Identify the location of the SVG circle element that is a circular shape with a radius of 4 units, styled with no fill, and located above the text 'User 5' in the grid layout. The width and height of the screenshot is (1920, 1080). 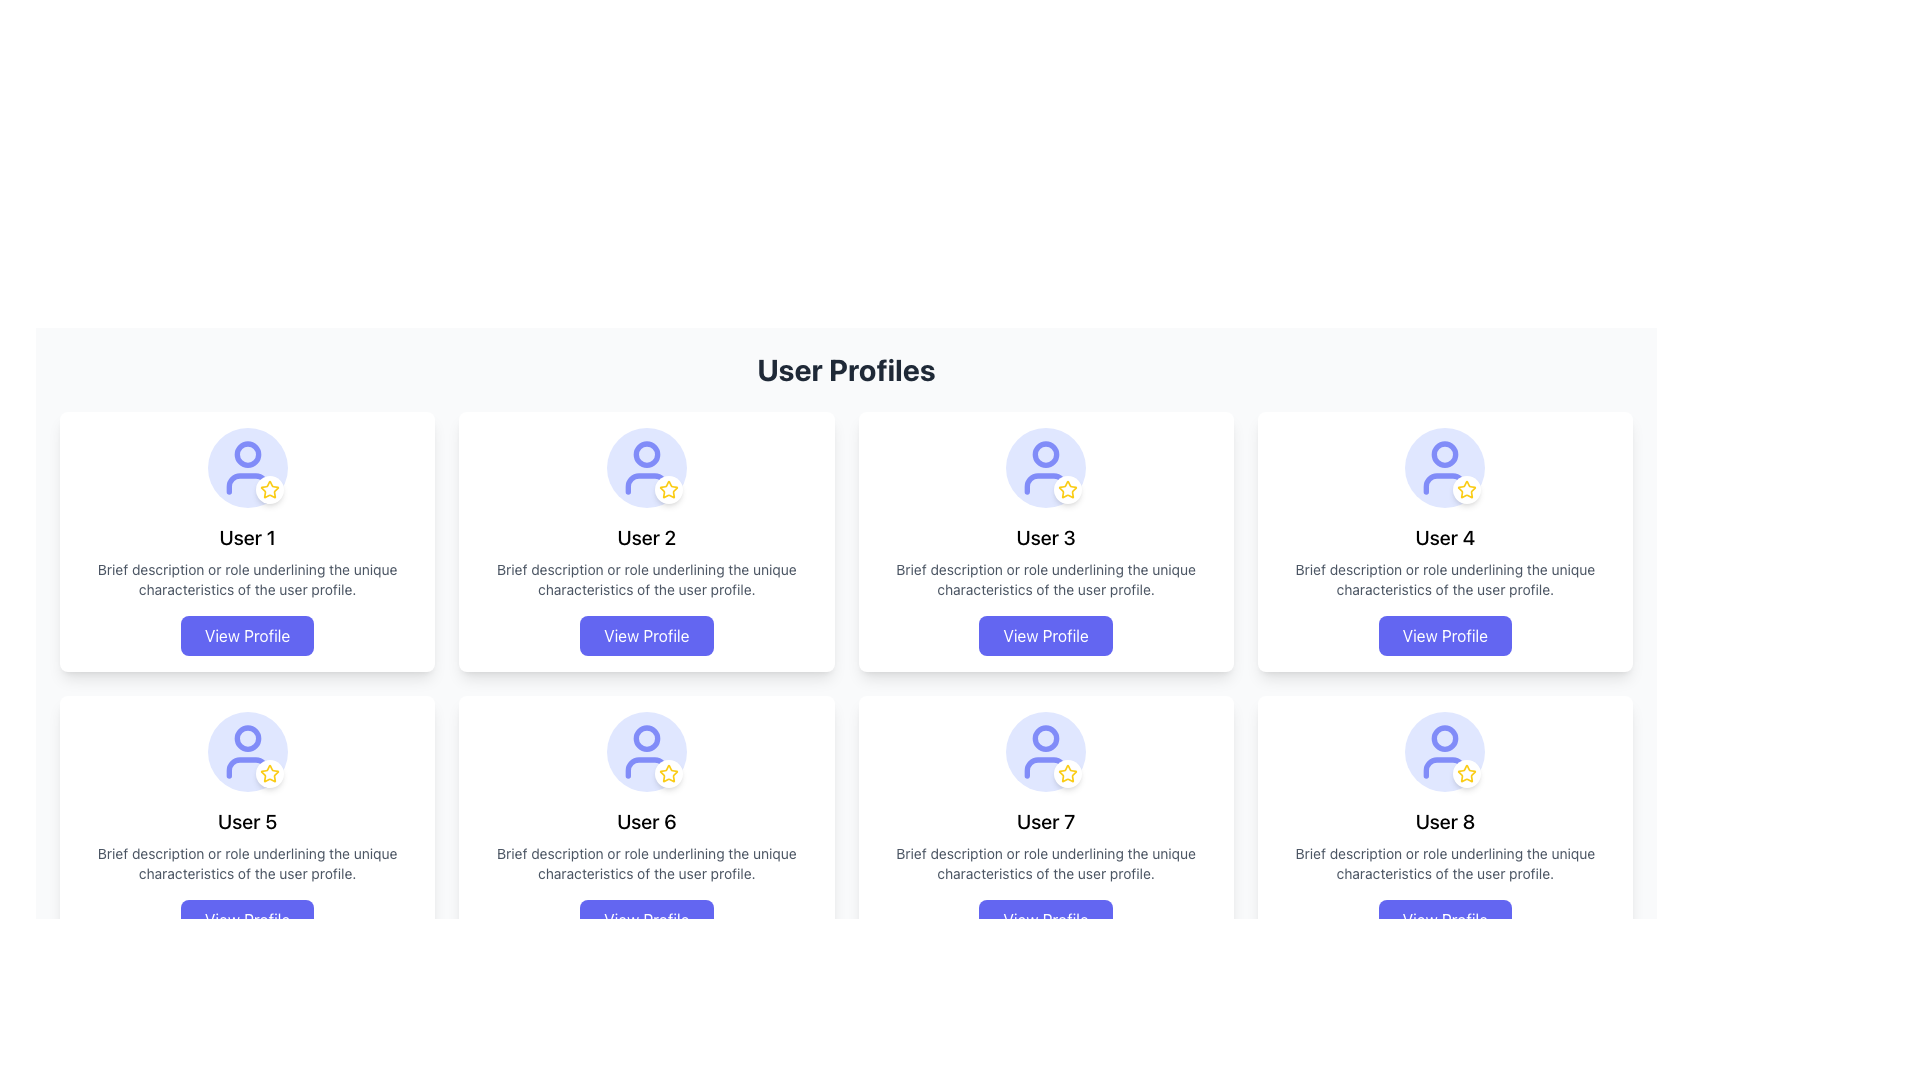
(246, 738).